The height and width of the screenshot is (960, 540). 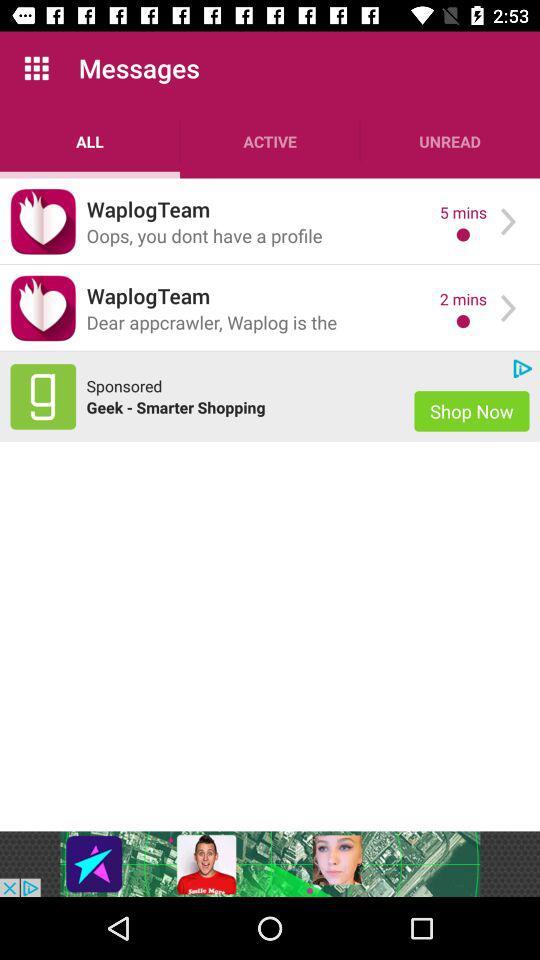 I want to click on advertisement website, so click(x=43, y=395).